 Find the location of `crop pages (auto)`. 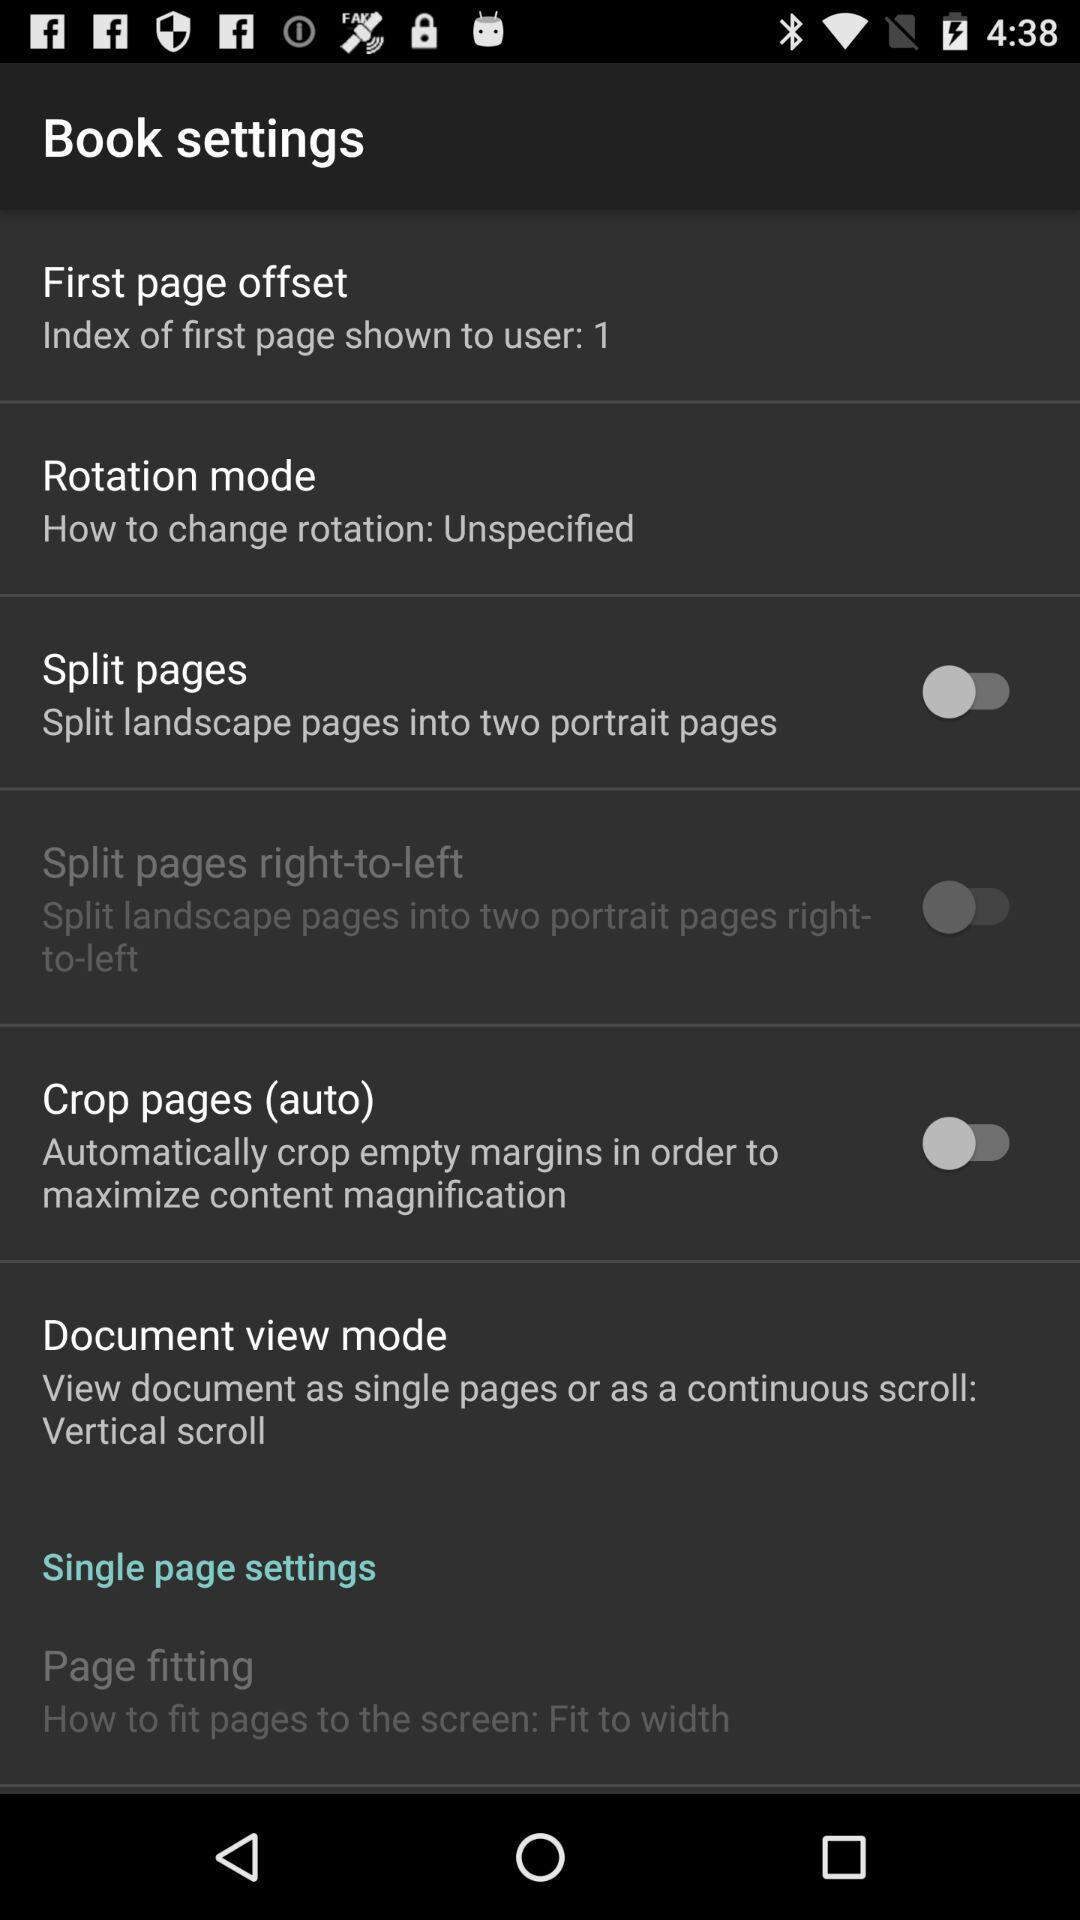

crop pages (auto) is located at coordinates (208, 1096).